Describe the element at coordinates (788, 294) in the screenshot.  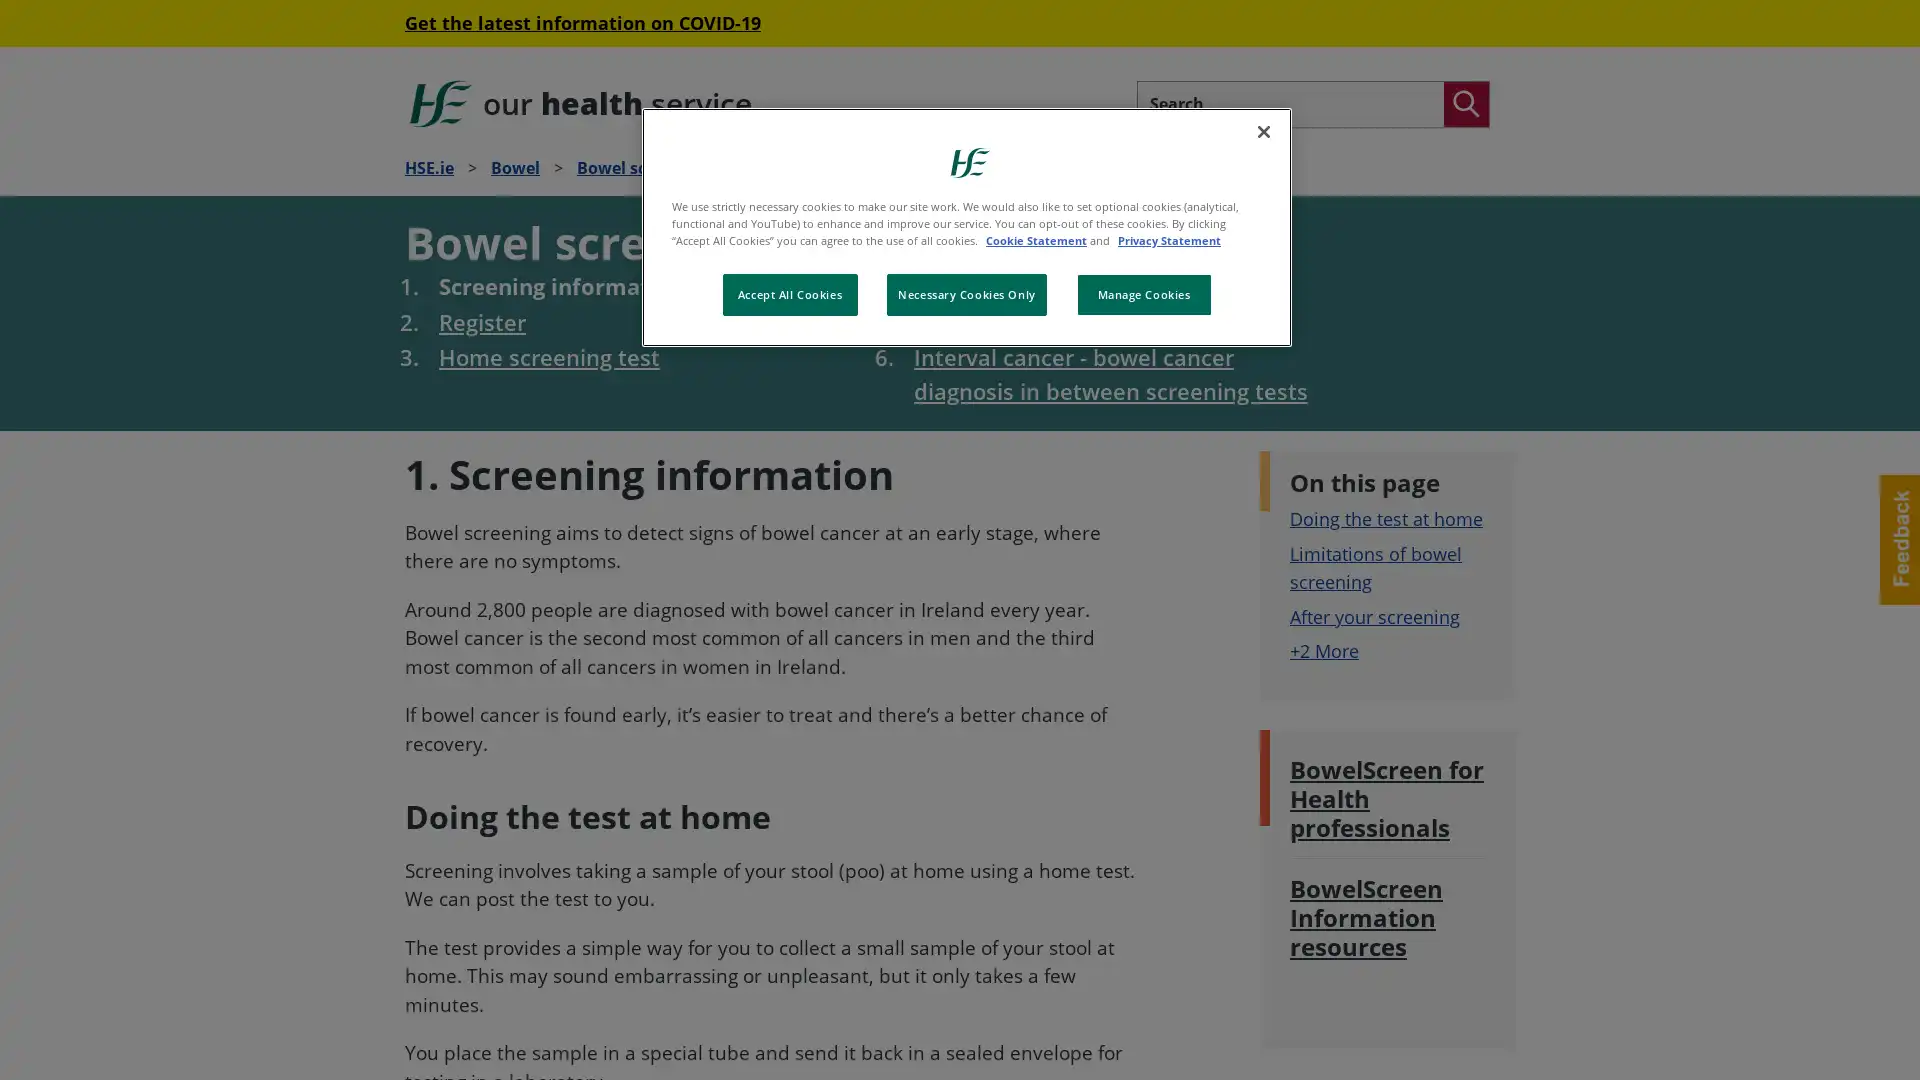
I see `Accept All Cookies` at that location.